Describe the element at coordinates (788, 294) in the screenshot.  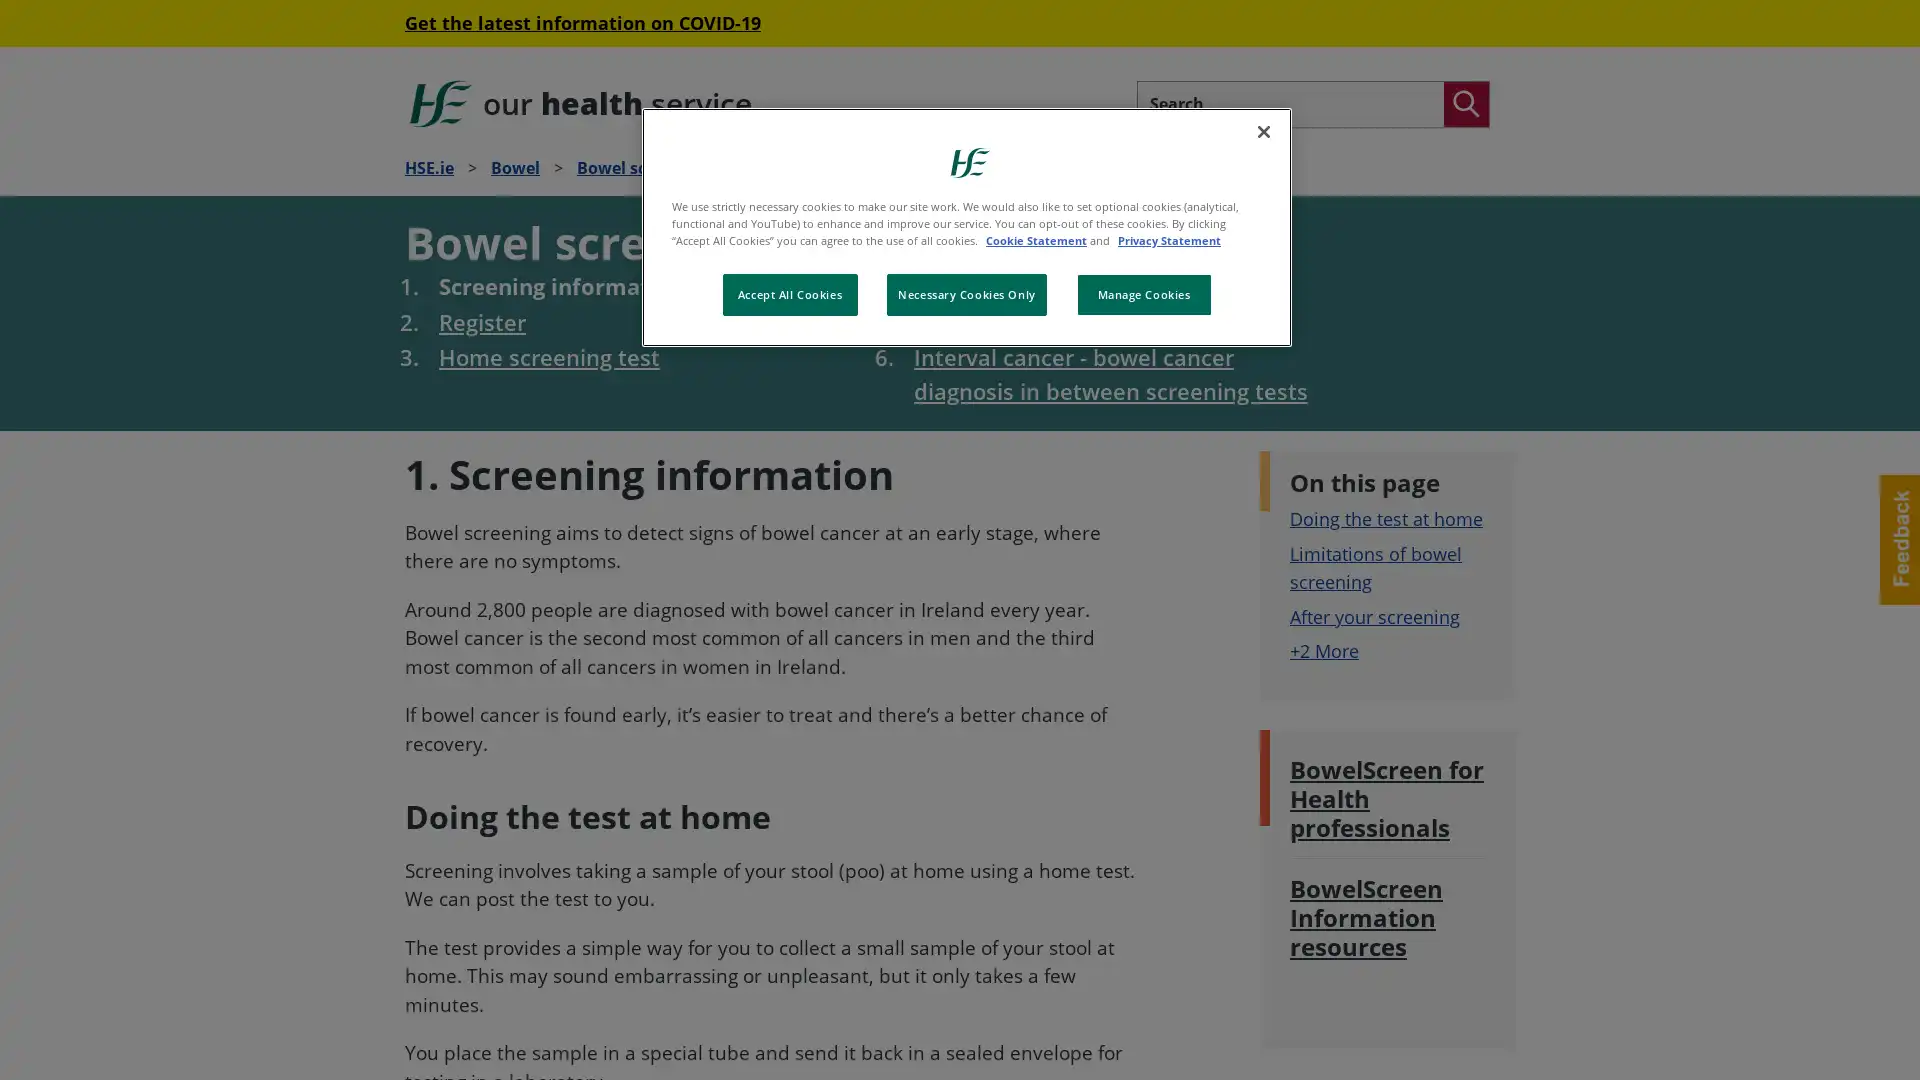
I see `Accept All Cookies` at that location.